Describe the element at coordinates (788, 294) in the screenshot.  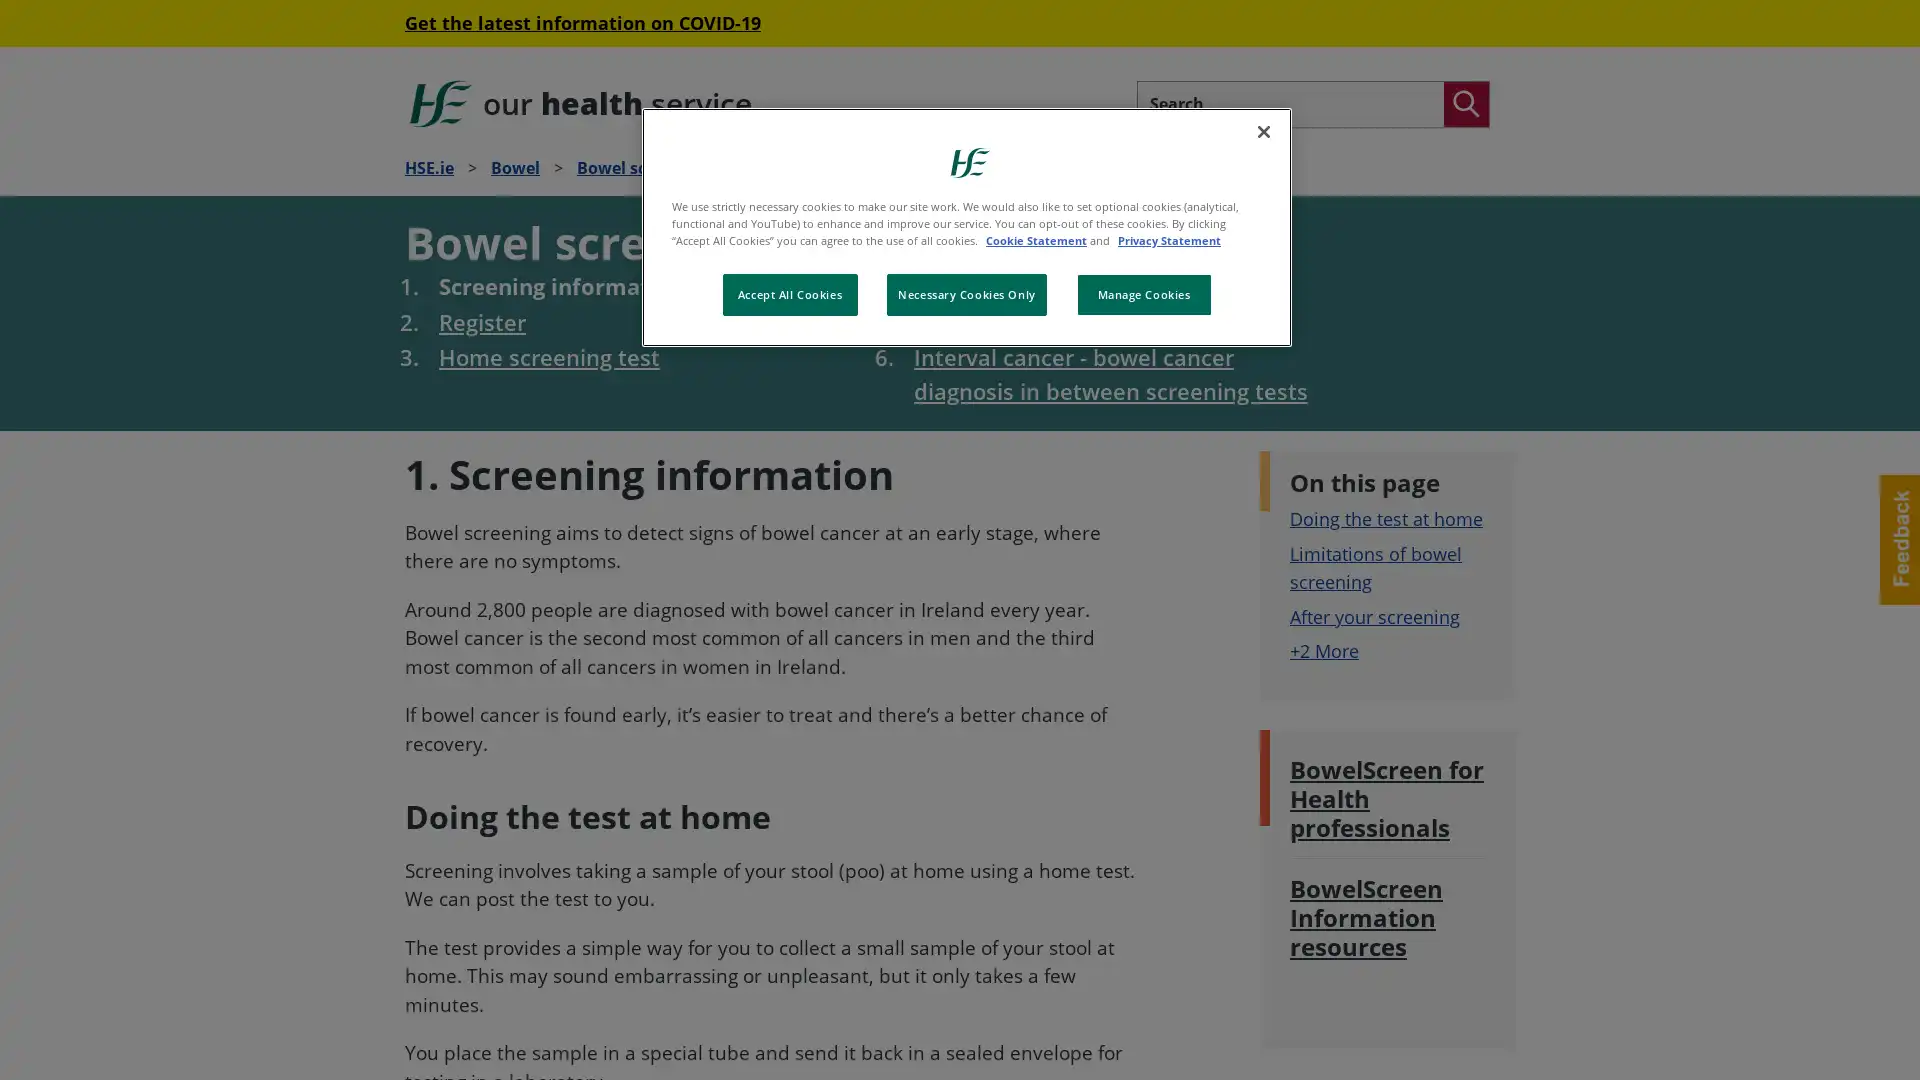
I see `Accept All Cookies` at that location.